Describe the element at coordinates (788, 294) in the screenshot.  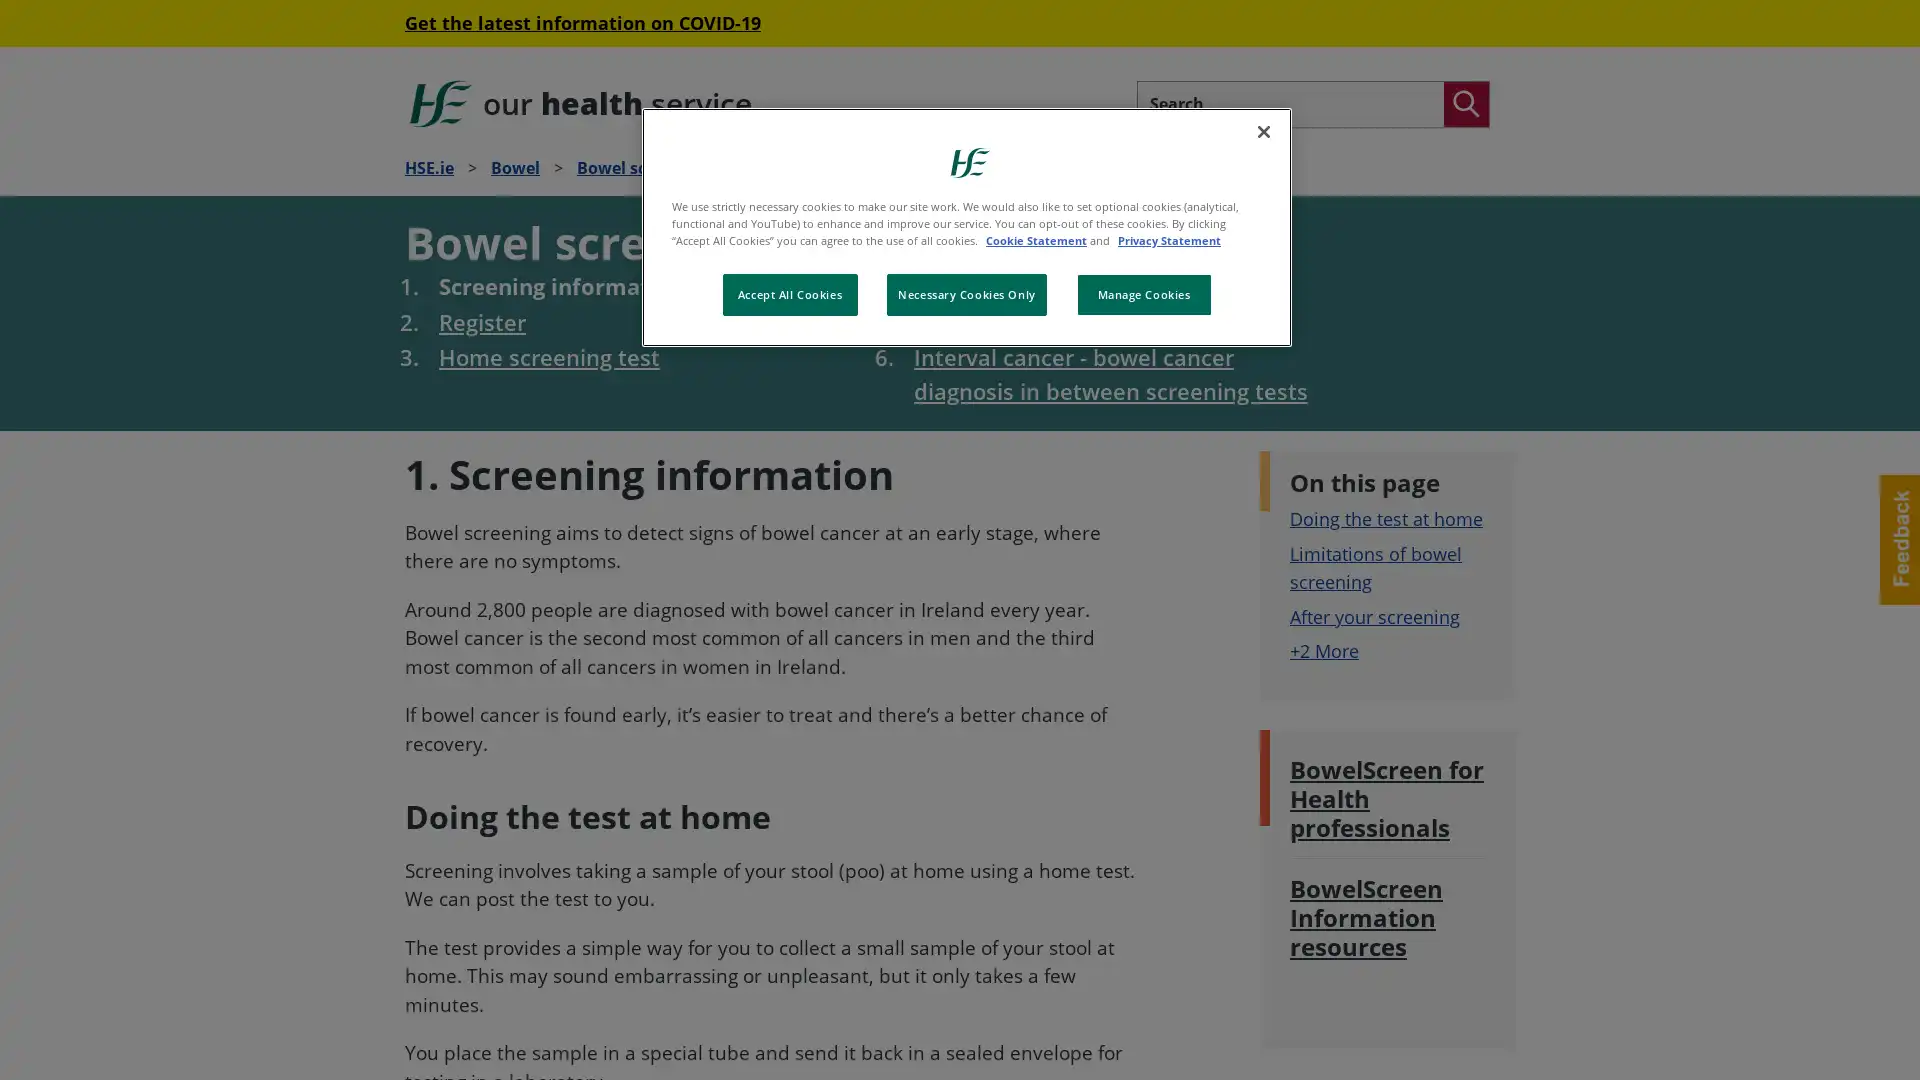
I see `Accept All Cookies` at that location.